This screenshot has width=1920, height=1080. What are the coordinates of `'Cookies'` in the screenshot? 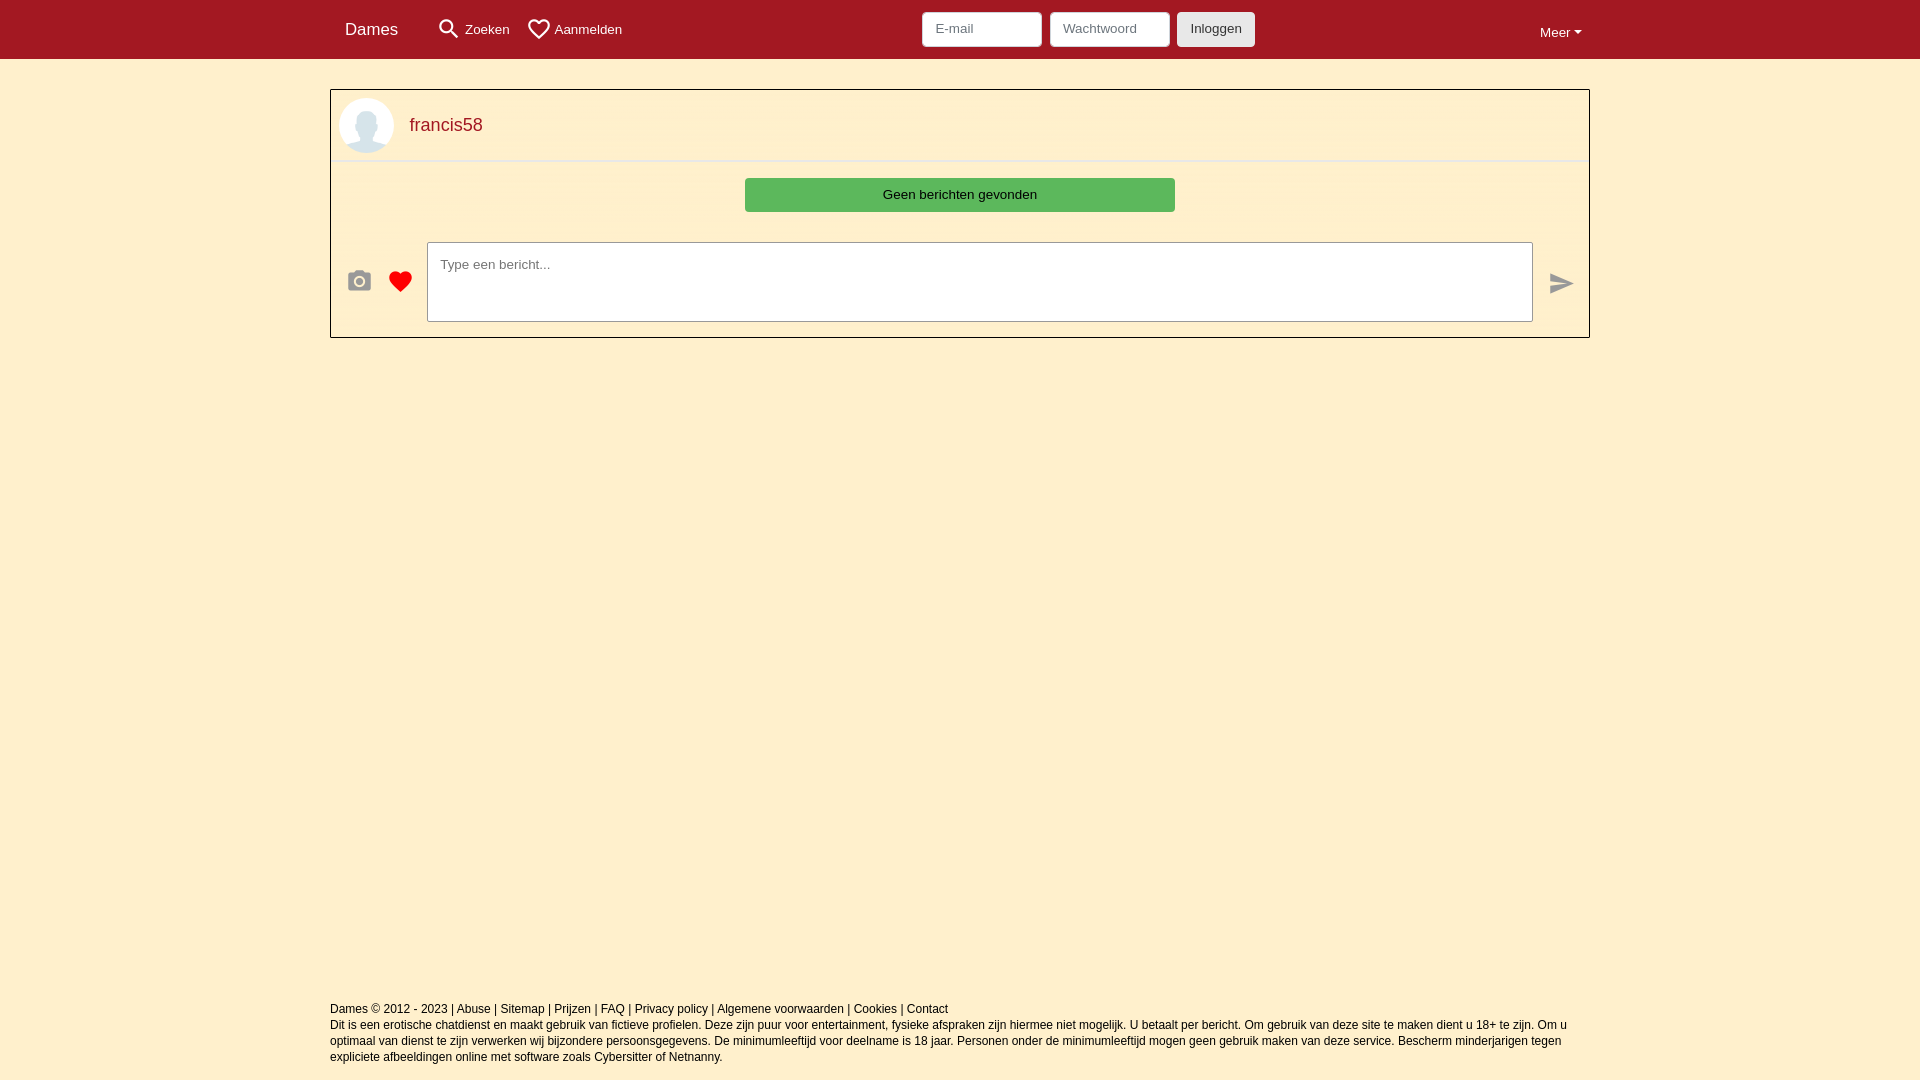 It's located at (854, 1009).